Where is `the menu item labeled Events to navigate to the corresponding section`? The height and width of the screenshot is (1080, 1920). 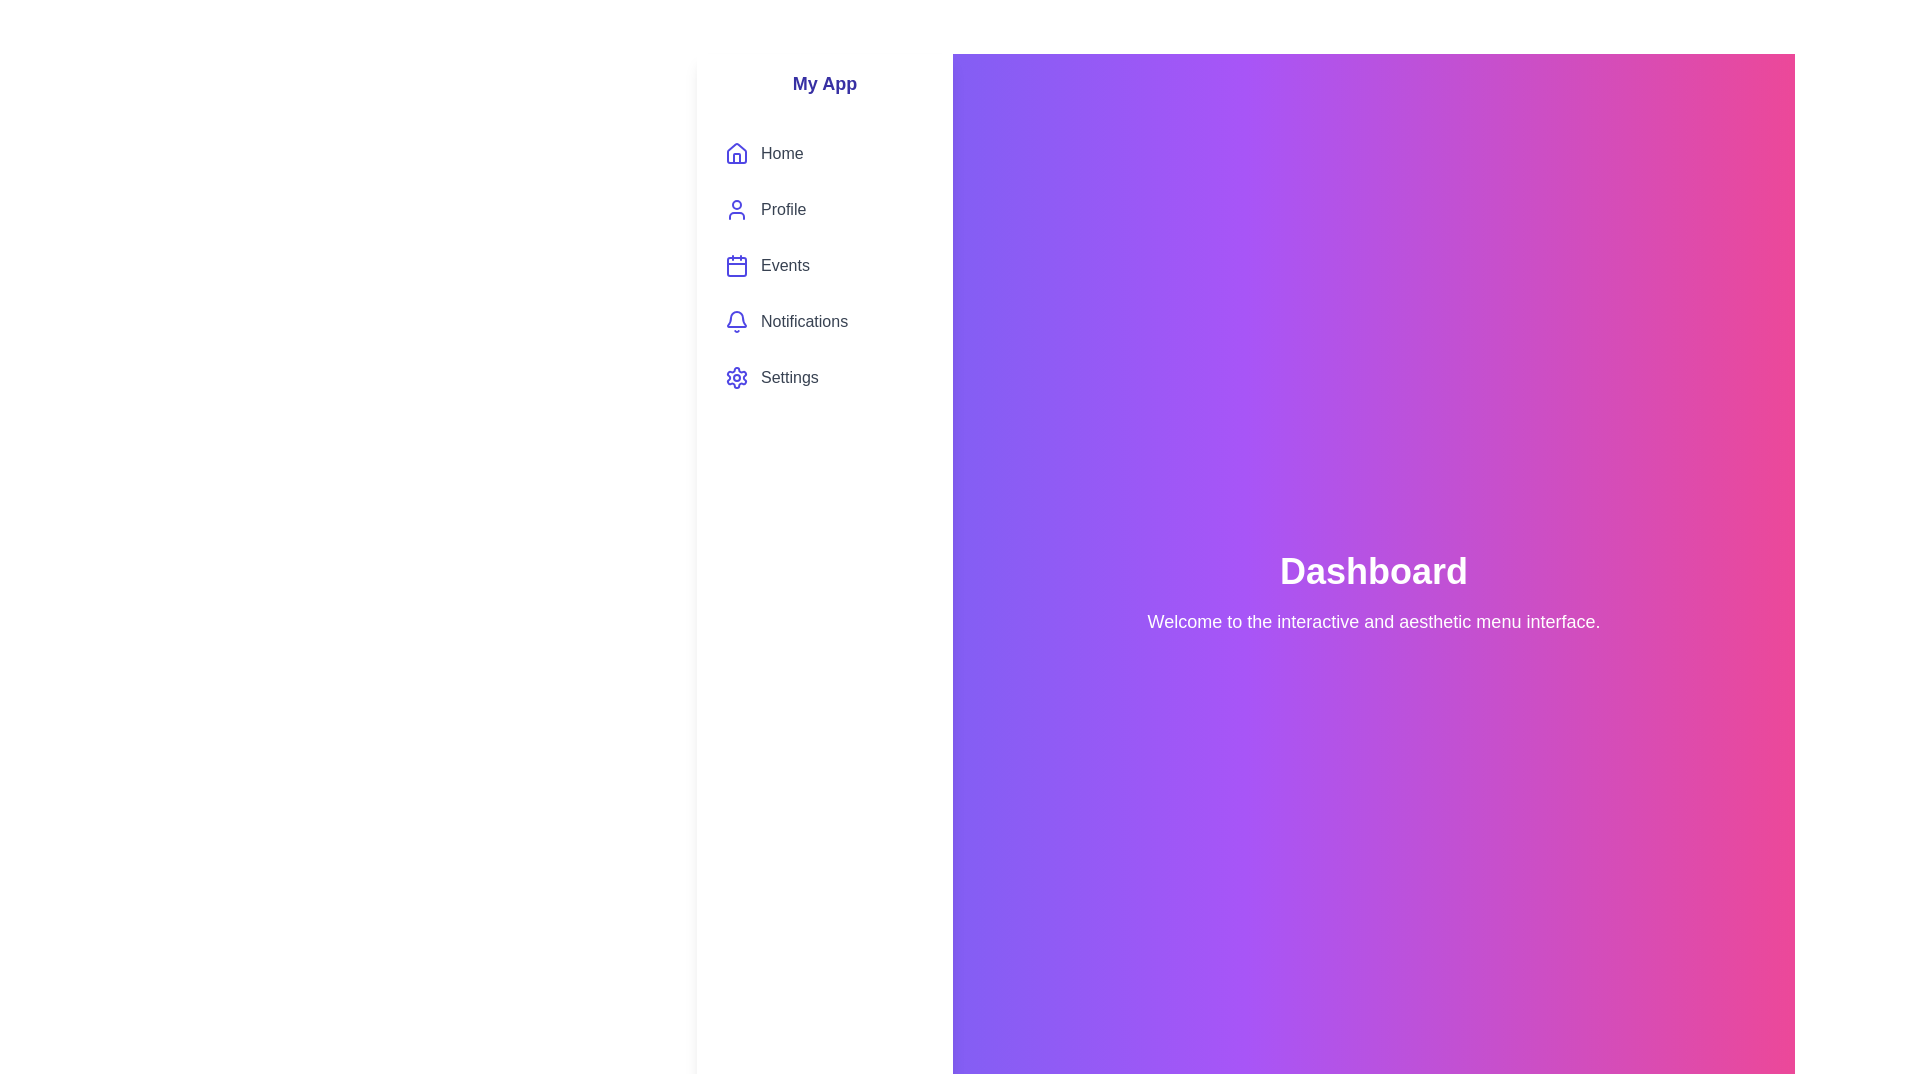 the menu item labeled Events to navigate to the corresponding section is located at coordinates (825, 265).